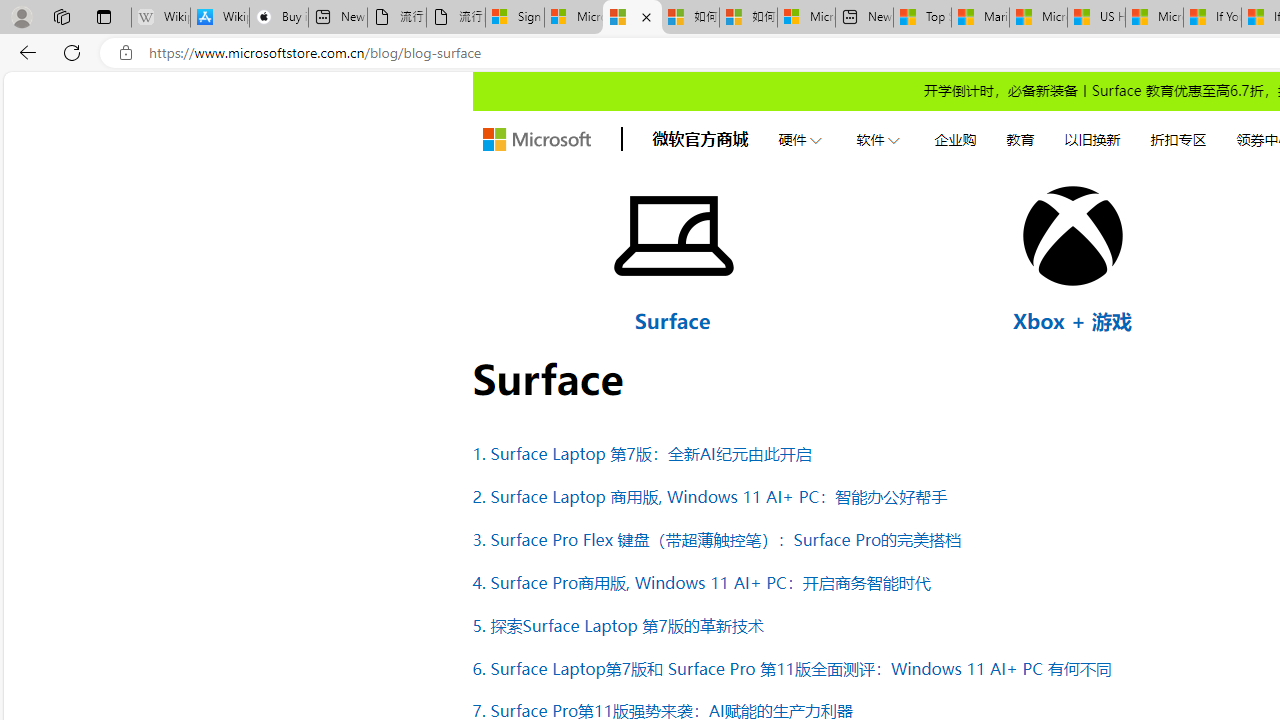  I want to click on 'Sign in to your Microsoft account', so click(515, 17).